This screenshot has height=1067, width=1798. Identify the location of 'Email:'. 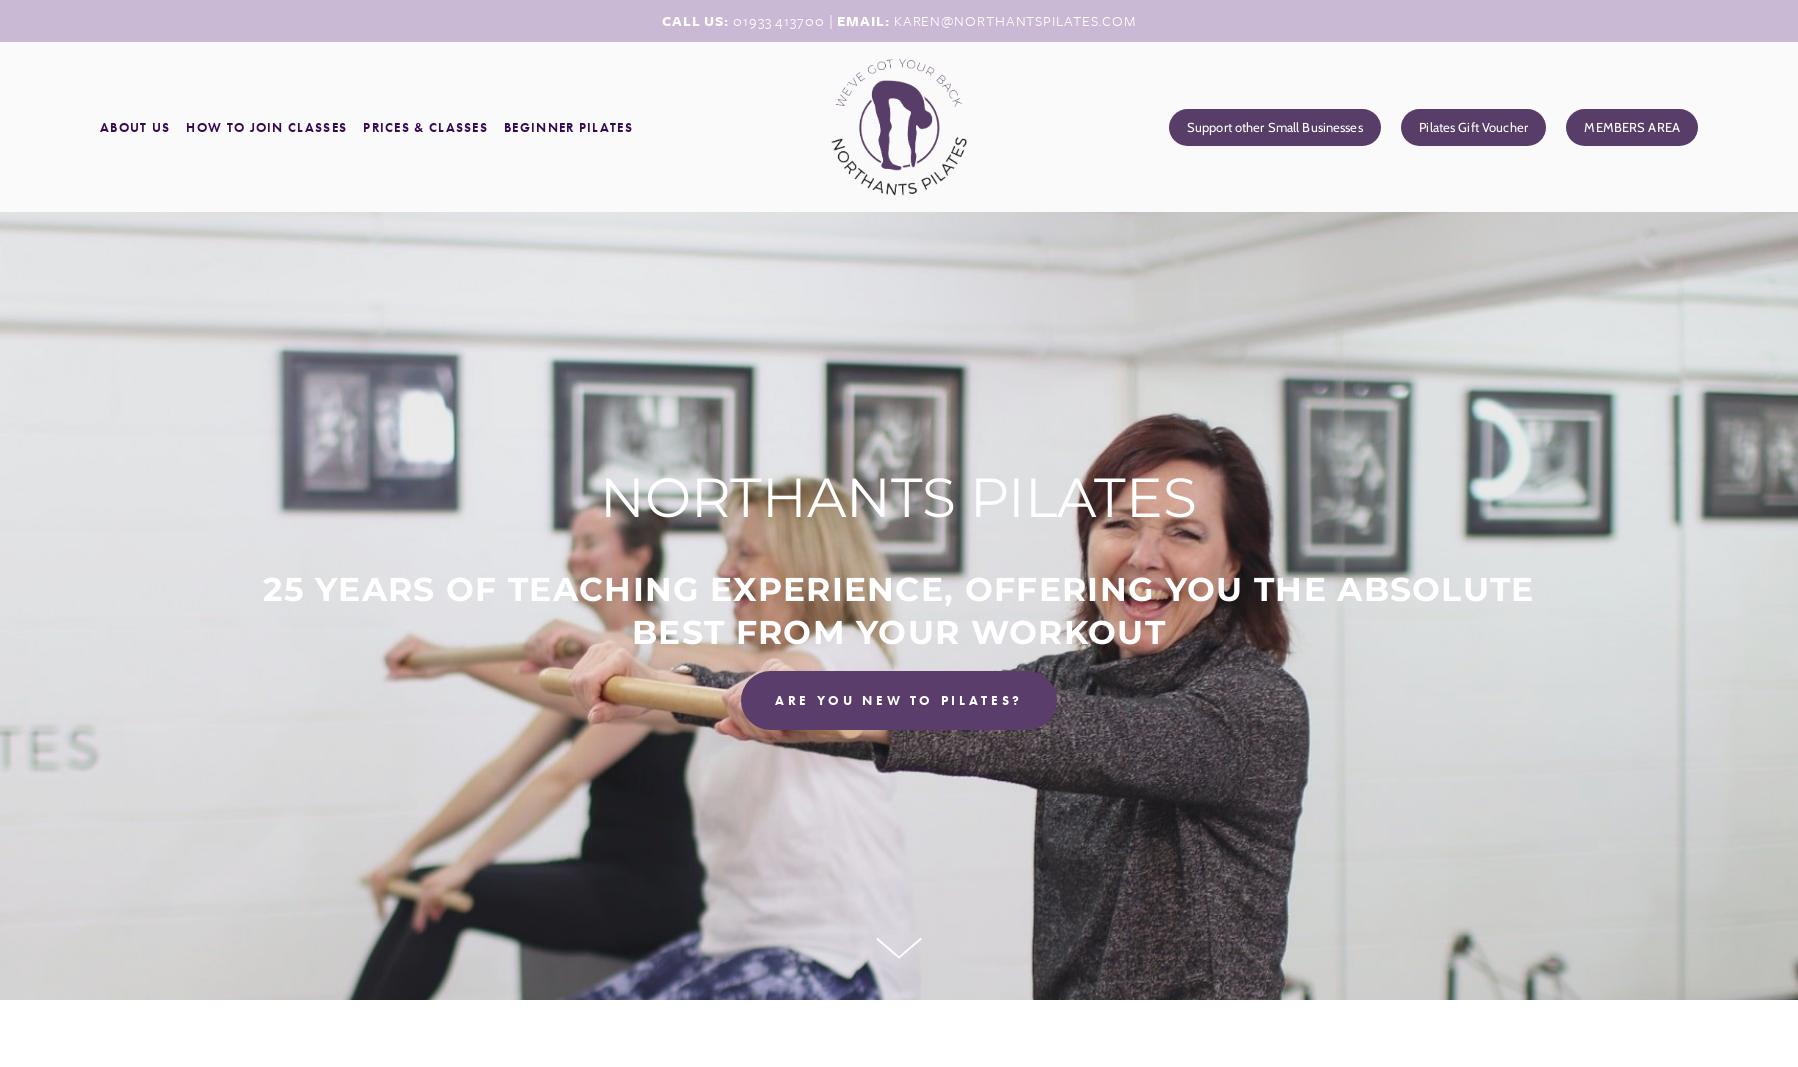
(865, 19).